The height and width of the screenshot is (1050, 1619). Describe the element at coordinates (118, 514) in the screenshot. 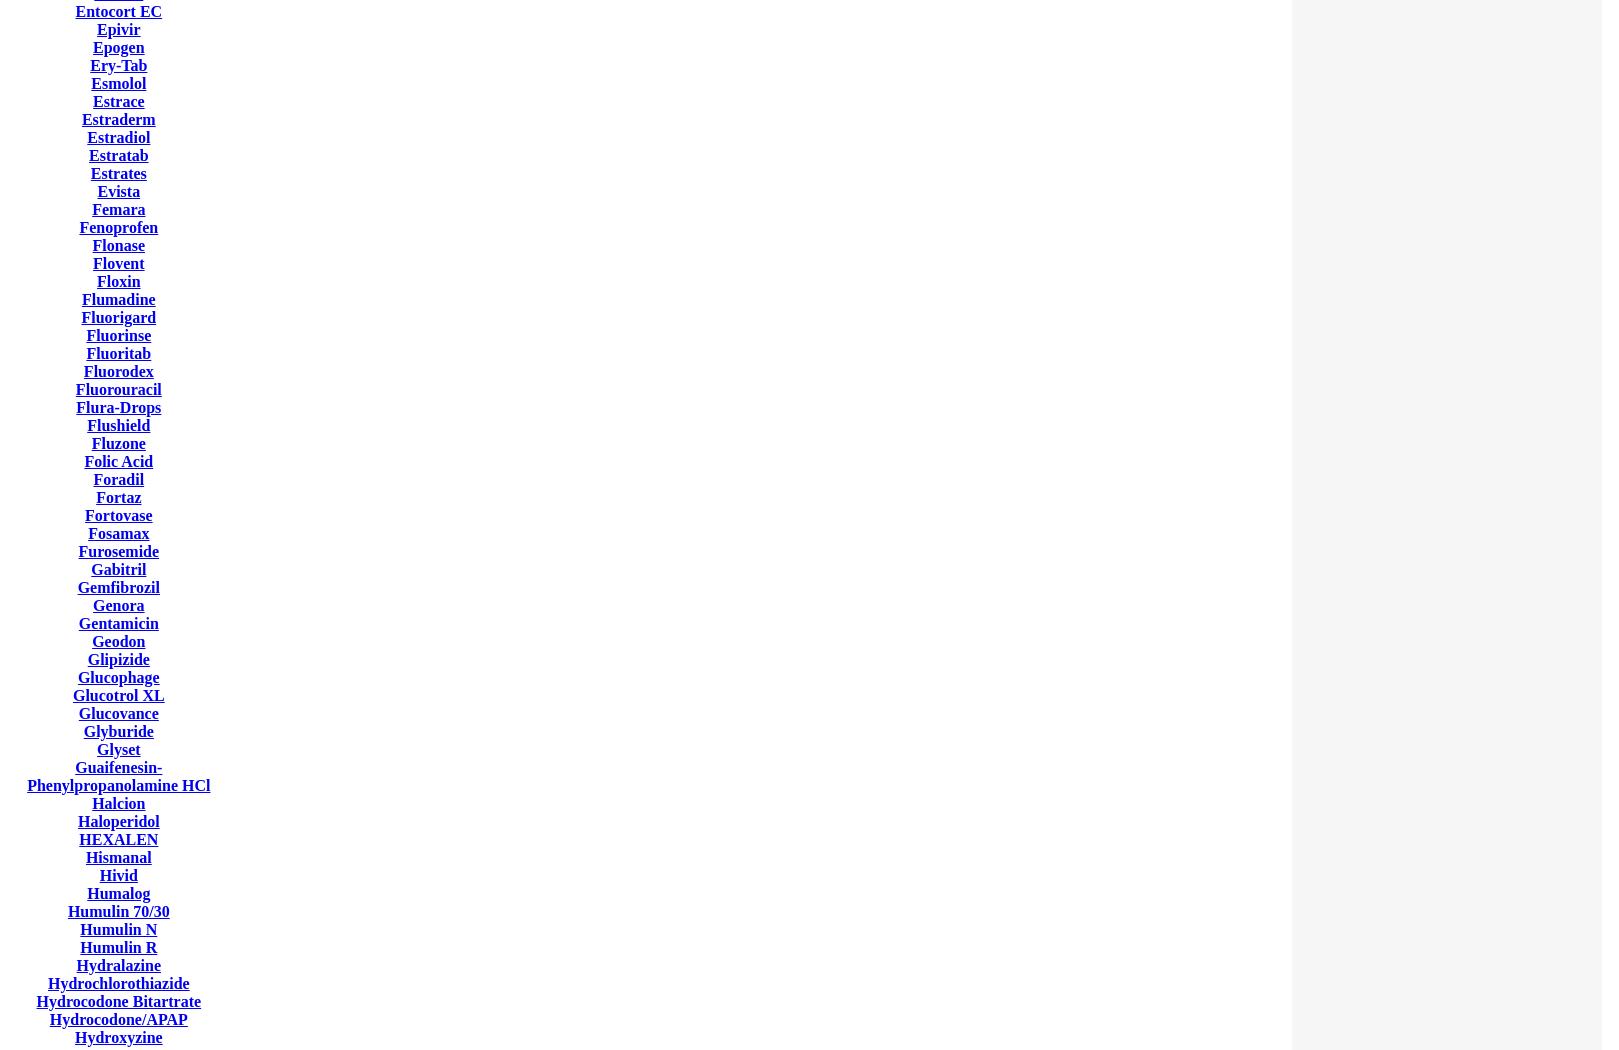

I see `'Fortovase'` at that location.